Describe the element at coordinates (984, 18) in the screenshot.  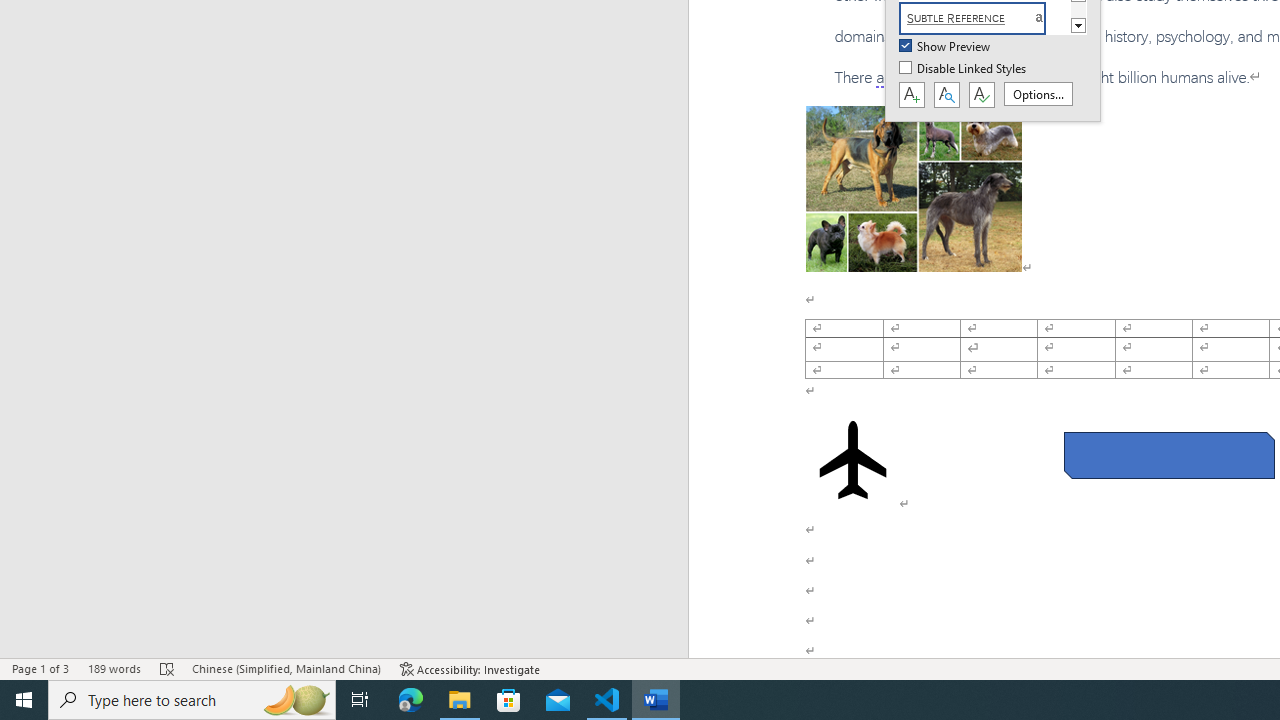
I see `'Subtle Reference'` at that location.